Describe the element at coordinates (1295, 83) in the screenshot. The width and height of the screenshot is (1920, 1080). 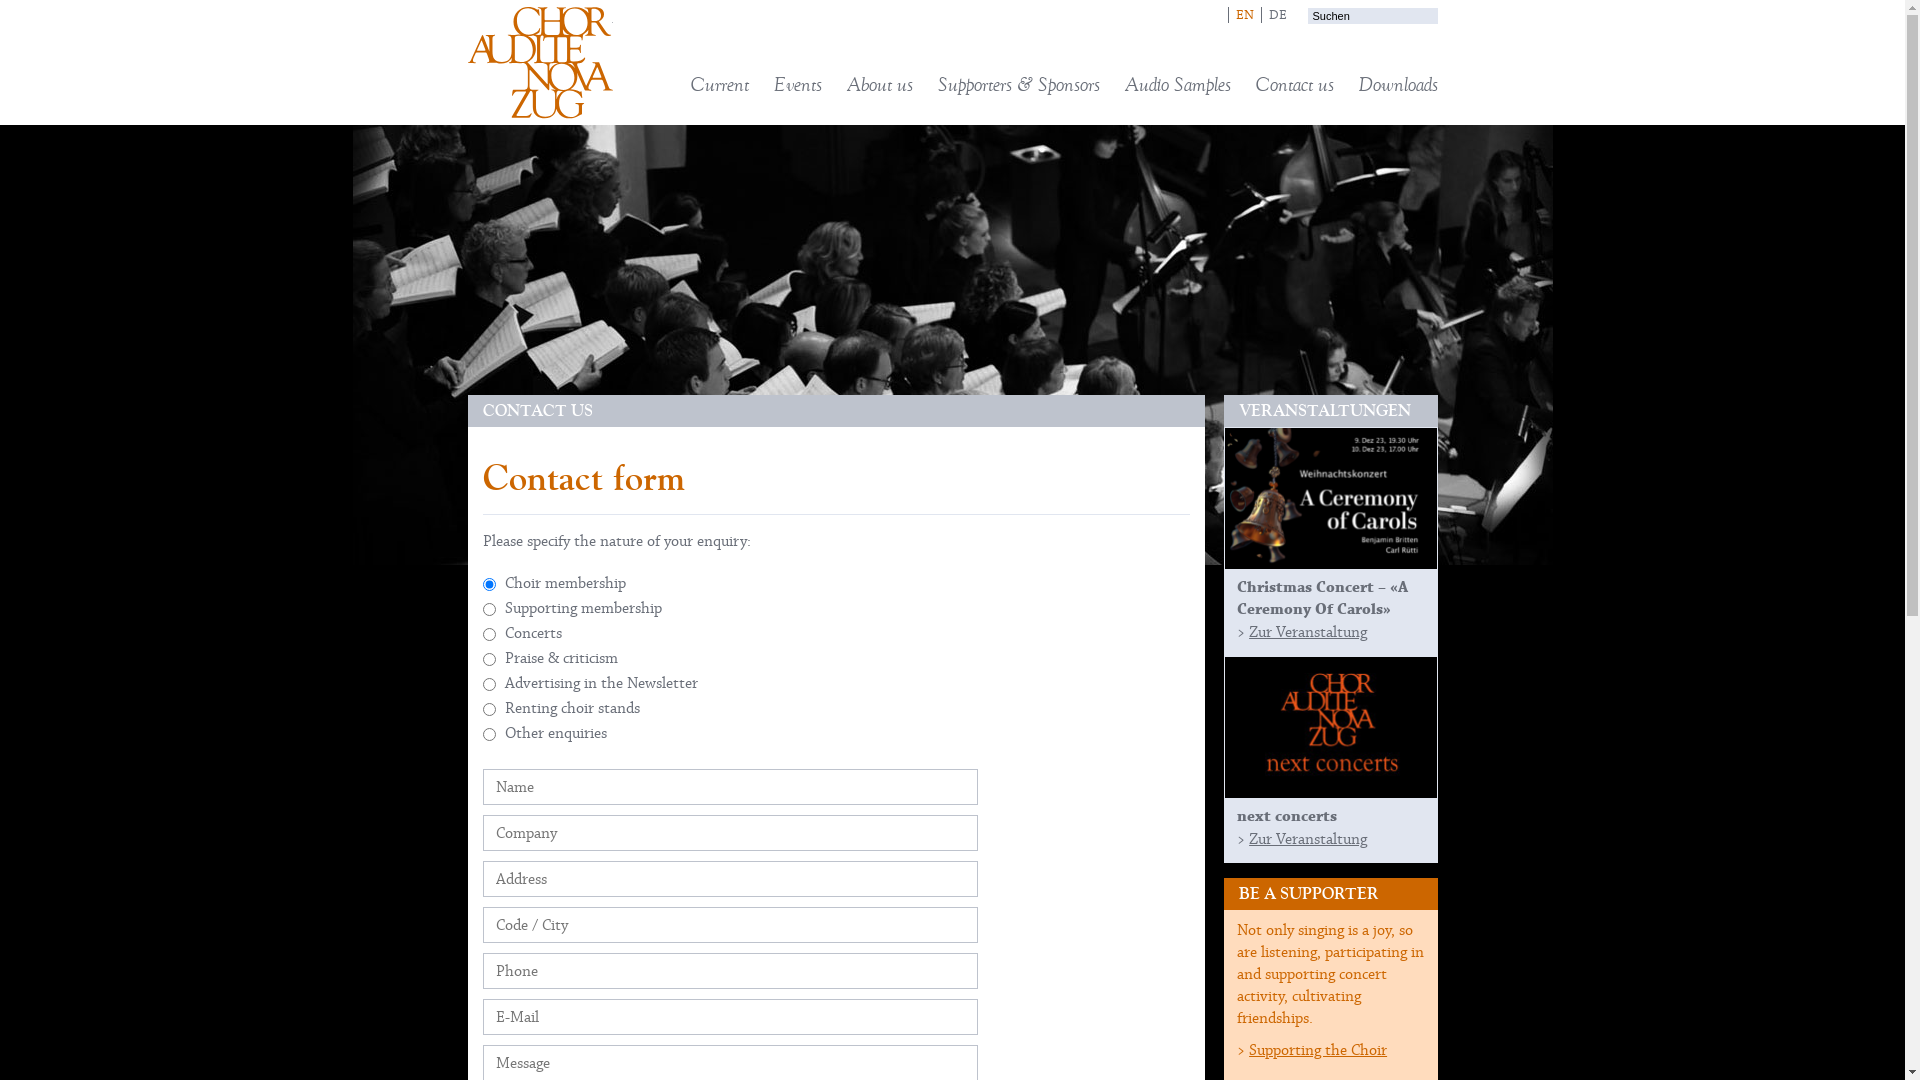
I see `'Contact us'` at that location.